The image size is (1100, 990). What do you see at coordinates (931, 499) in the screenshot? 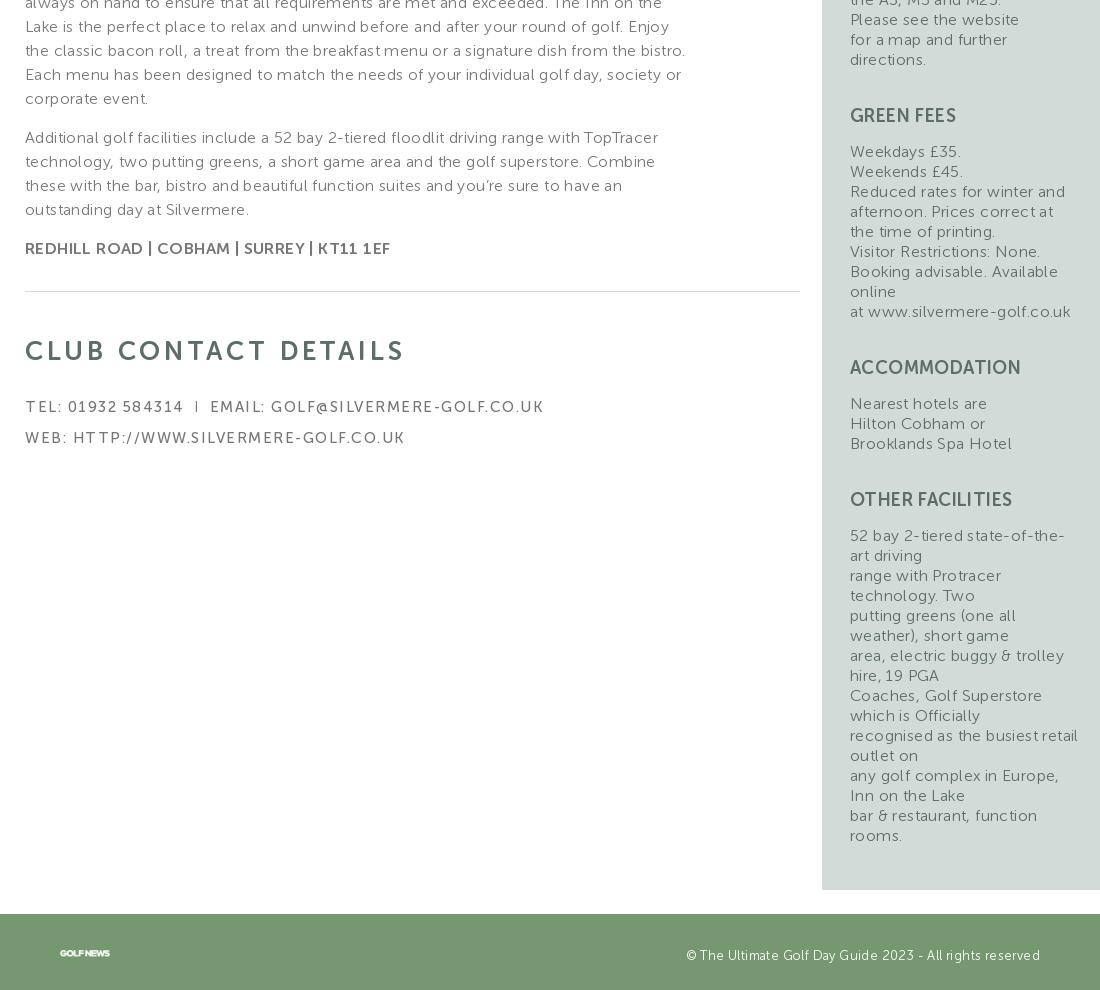
I see `'Other facilities'` at bounding box center [931, 499].